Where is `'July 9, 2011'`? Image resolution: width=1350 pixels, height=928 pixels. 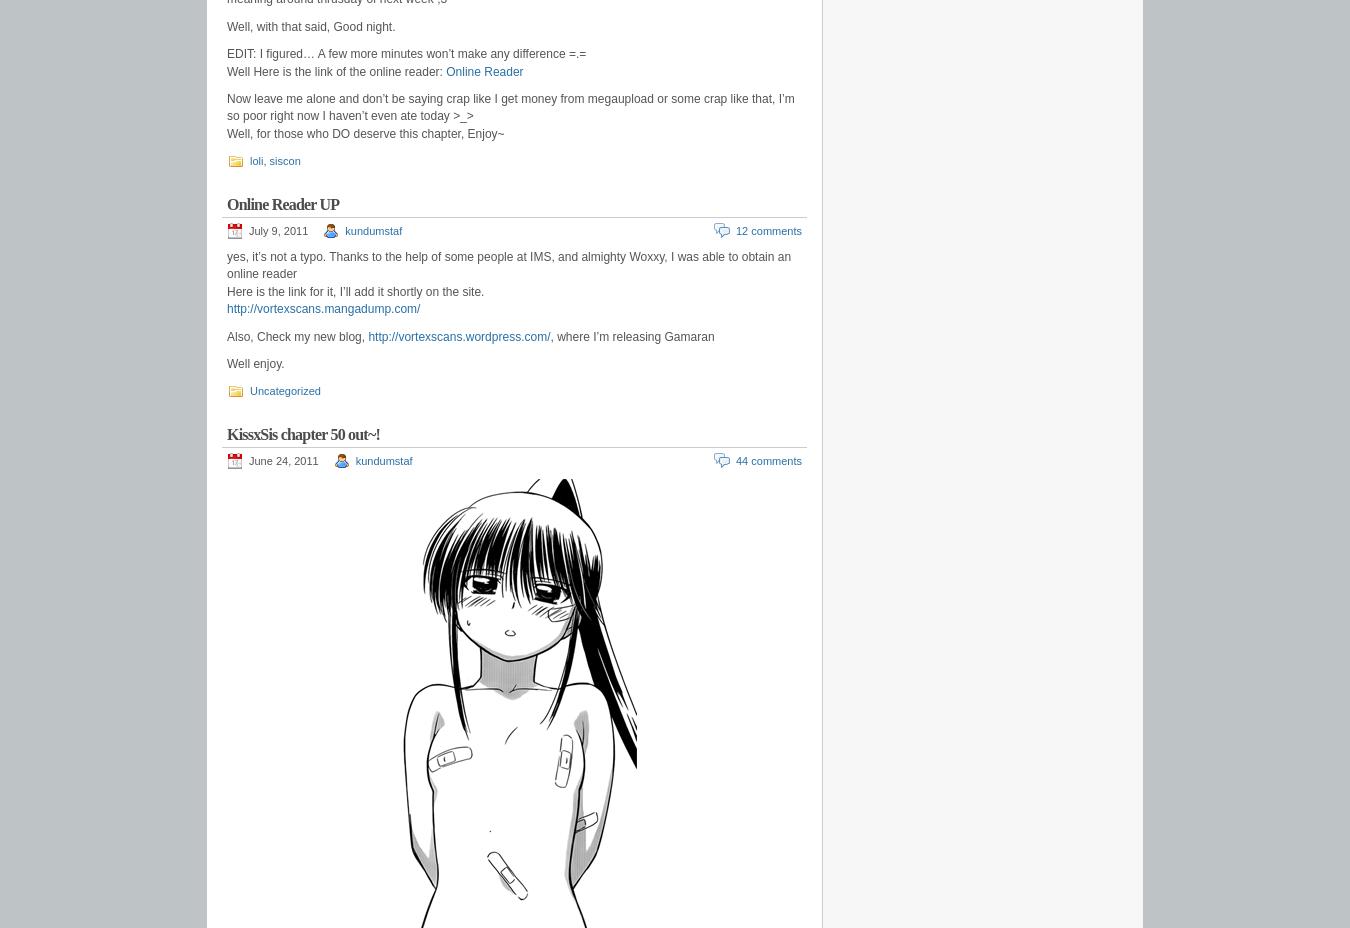
'July 9, 2011' is located at coordinates (277, 230).